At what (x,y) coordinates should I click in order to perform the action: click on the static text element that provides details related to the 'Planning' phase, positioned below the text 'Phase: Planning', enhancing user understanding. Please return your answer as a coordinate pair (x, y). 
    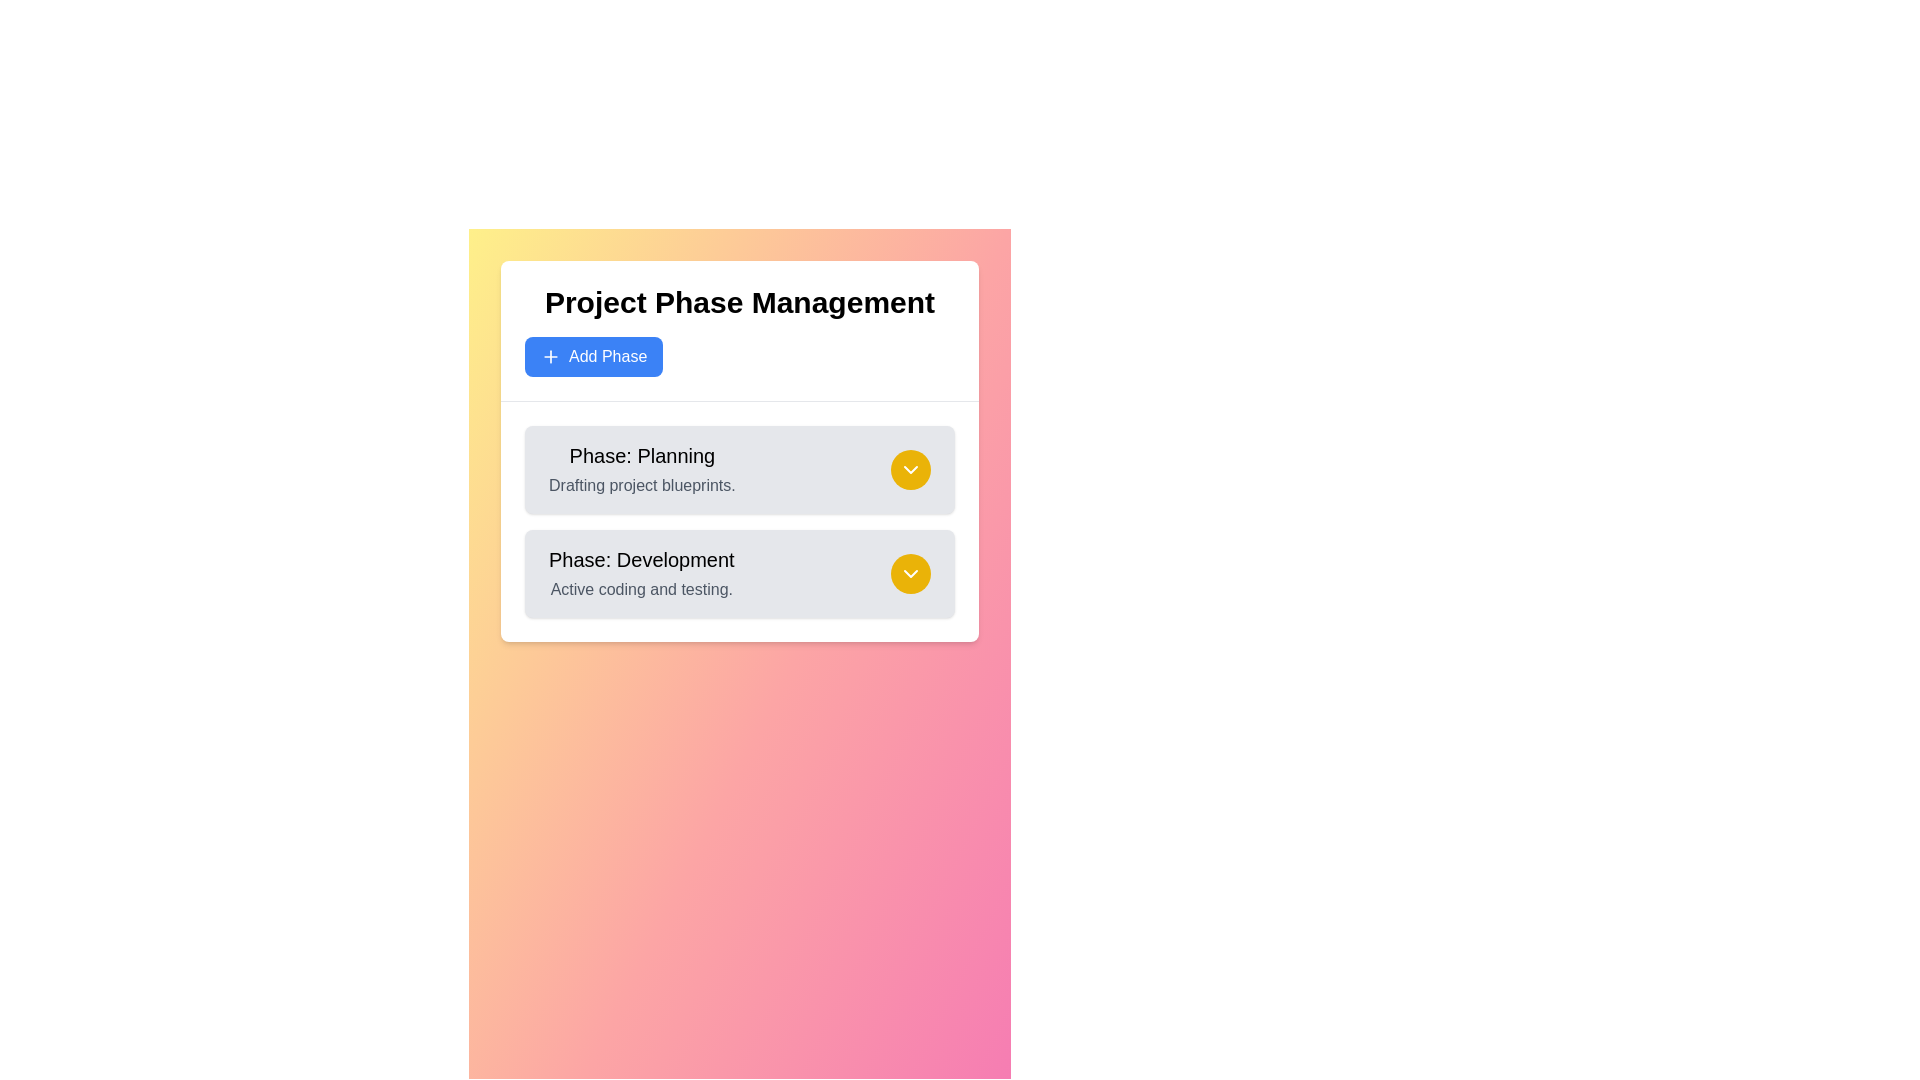
    Looking at the image, I should click on (642, 486).